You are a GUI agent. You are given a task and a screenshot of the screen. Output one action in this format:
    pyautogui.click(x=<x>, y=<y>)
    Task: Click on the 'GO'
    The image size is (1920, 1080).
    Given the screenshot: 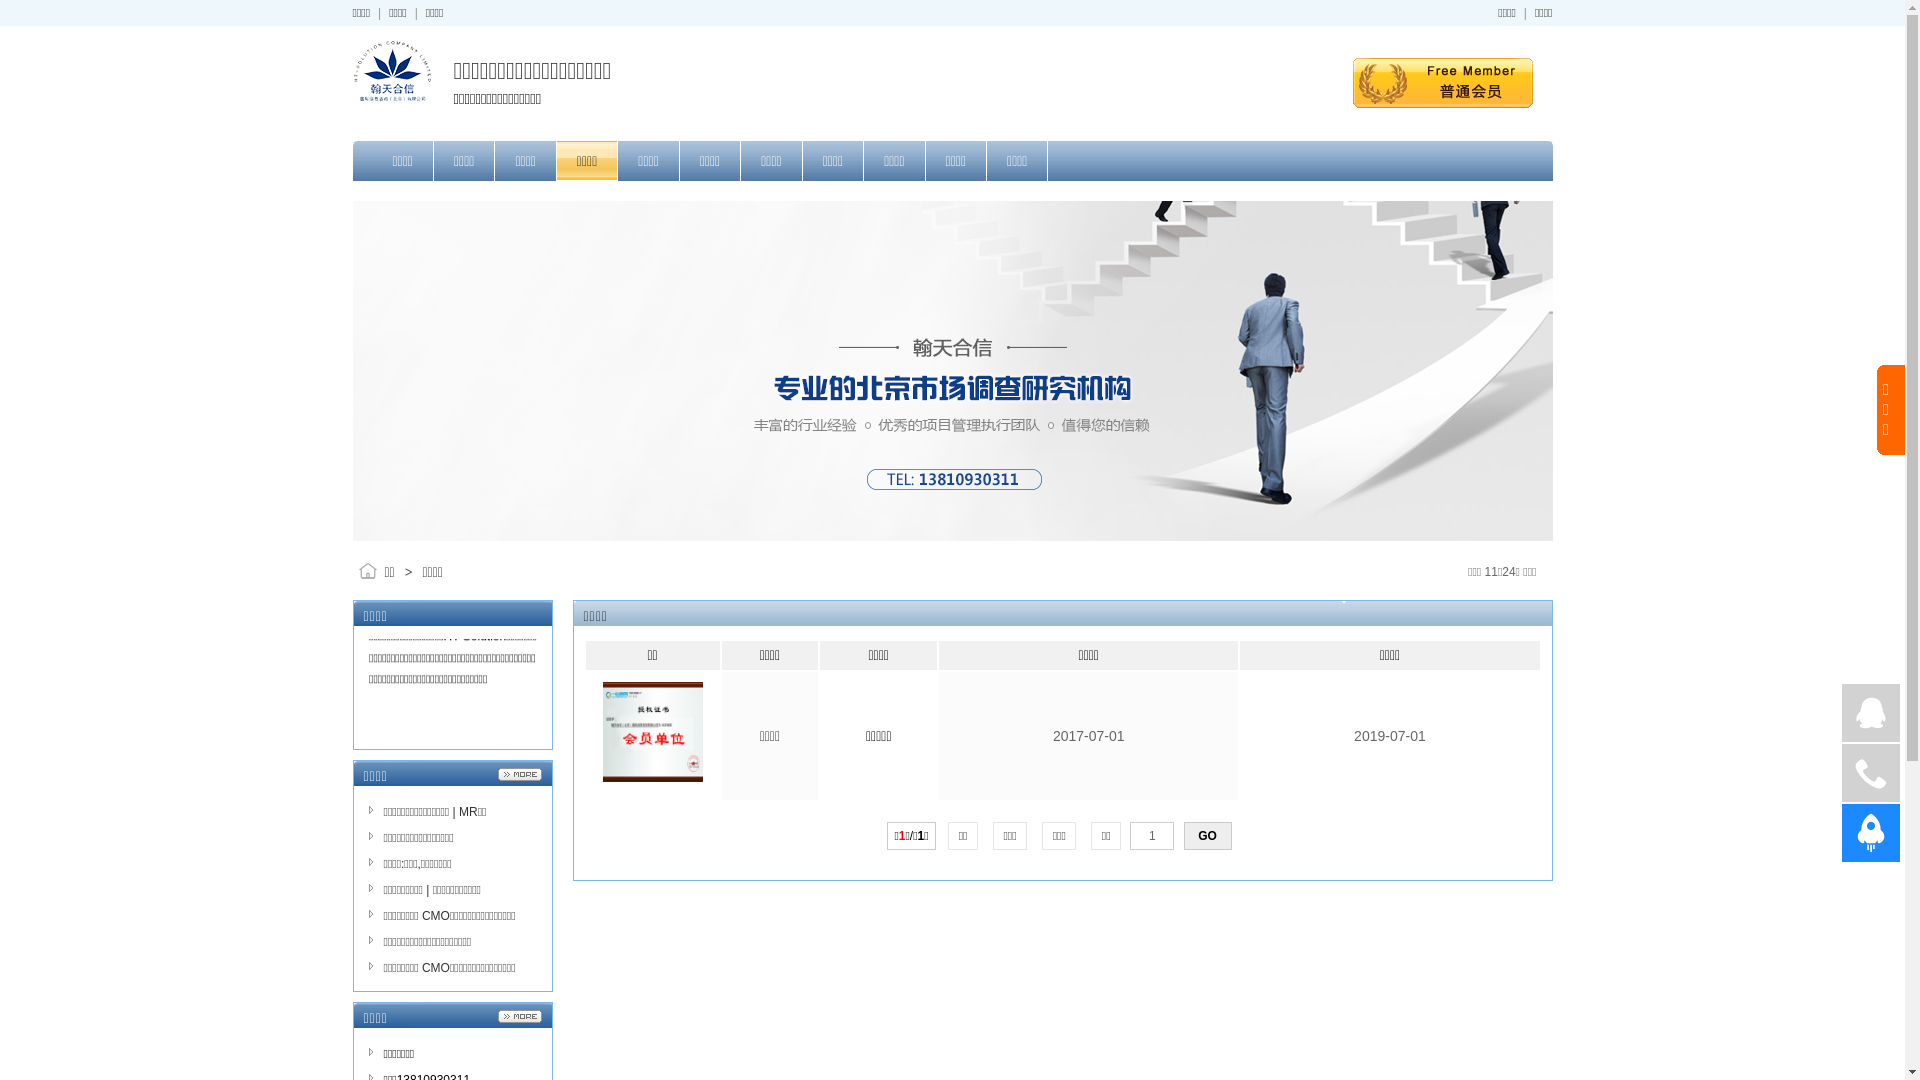 What is the action you would take?
    pyautogui.click(x=1207, y=836)
    